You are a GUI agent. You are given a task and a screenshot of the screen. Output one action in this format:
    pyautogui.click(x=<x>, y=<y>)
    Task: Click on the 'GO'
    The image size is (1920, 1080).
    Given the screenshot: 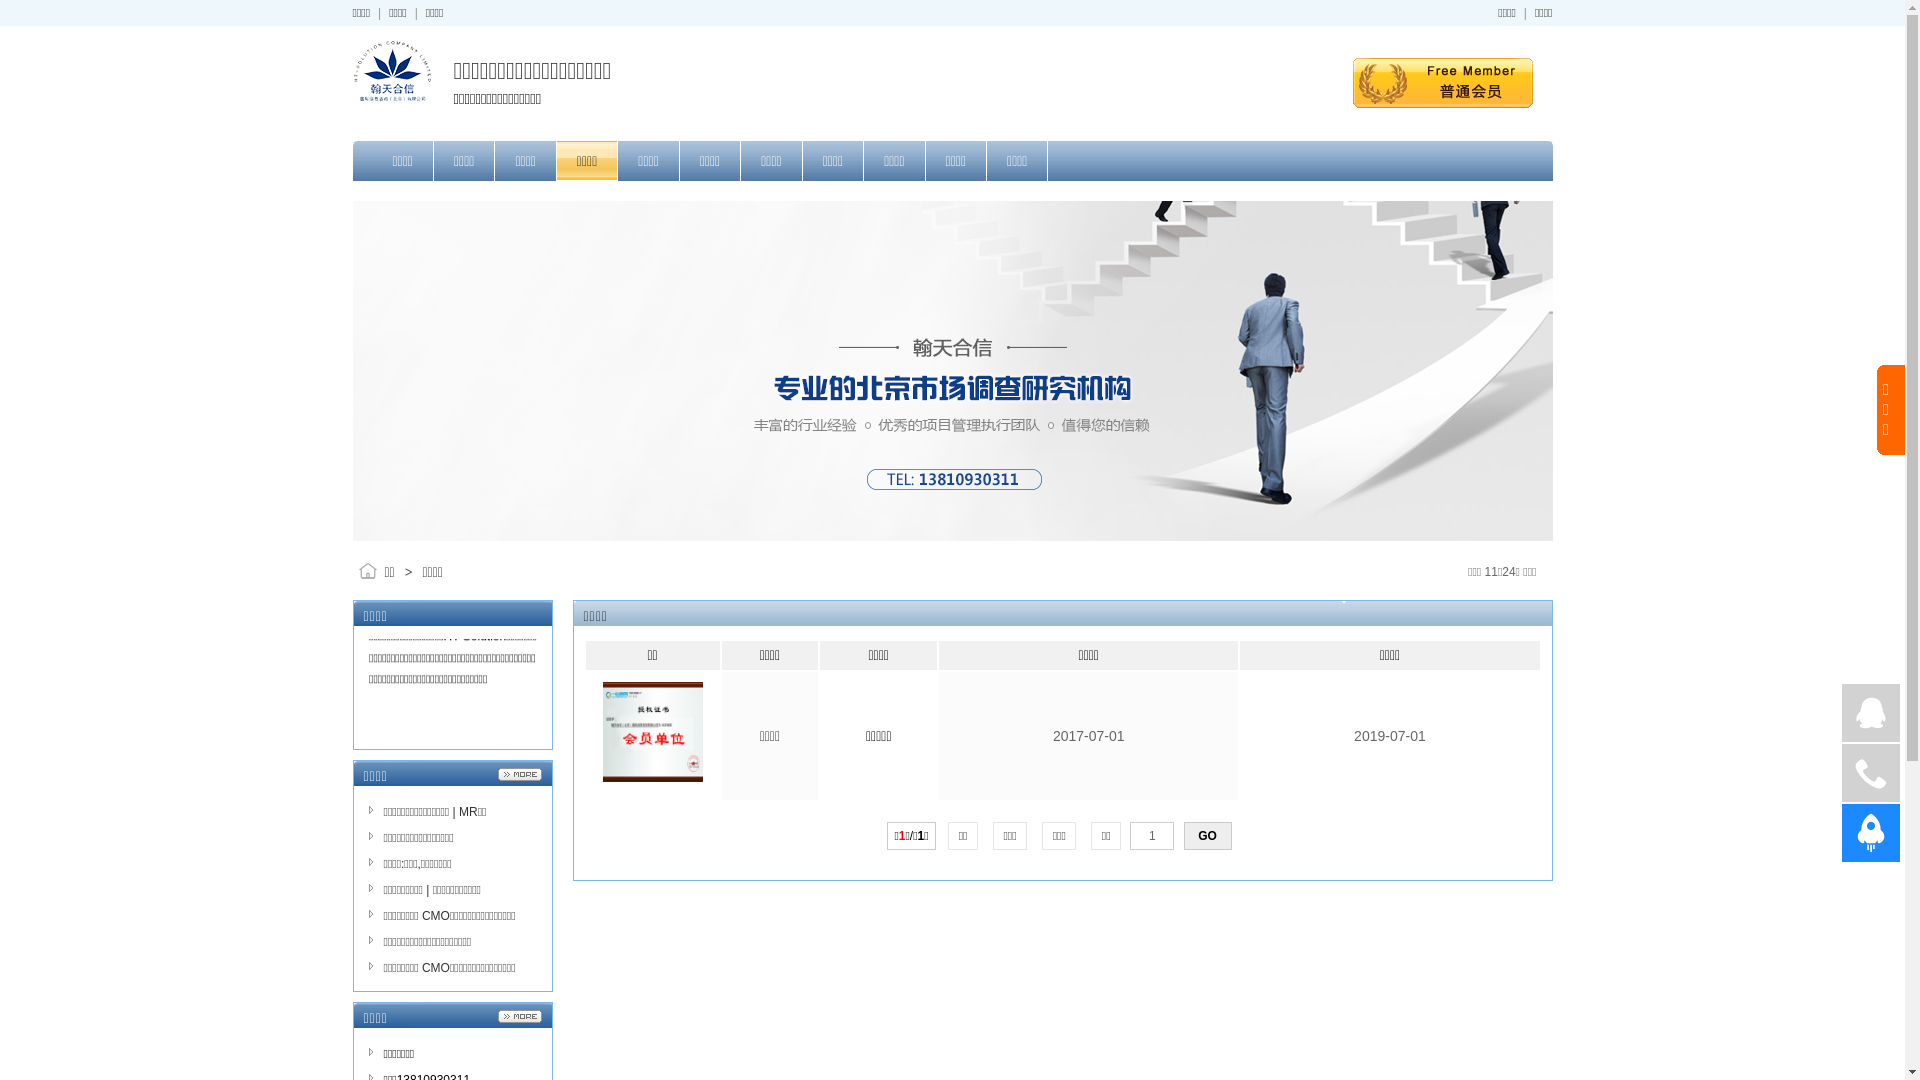 What is the action you would take?
    pyautogui.click(x=1207, y=836)
    